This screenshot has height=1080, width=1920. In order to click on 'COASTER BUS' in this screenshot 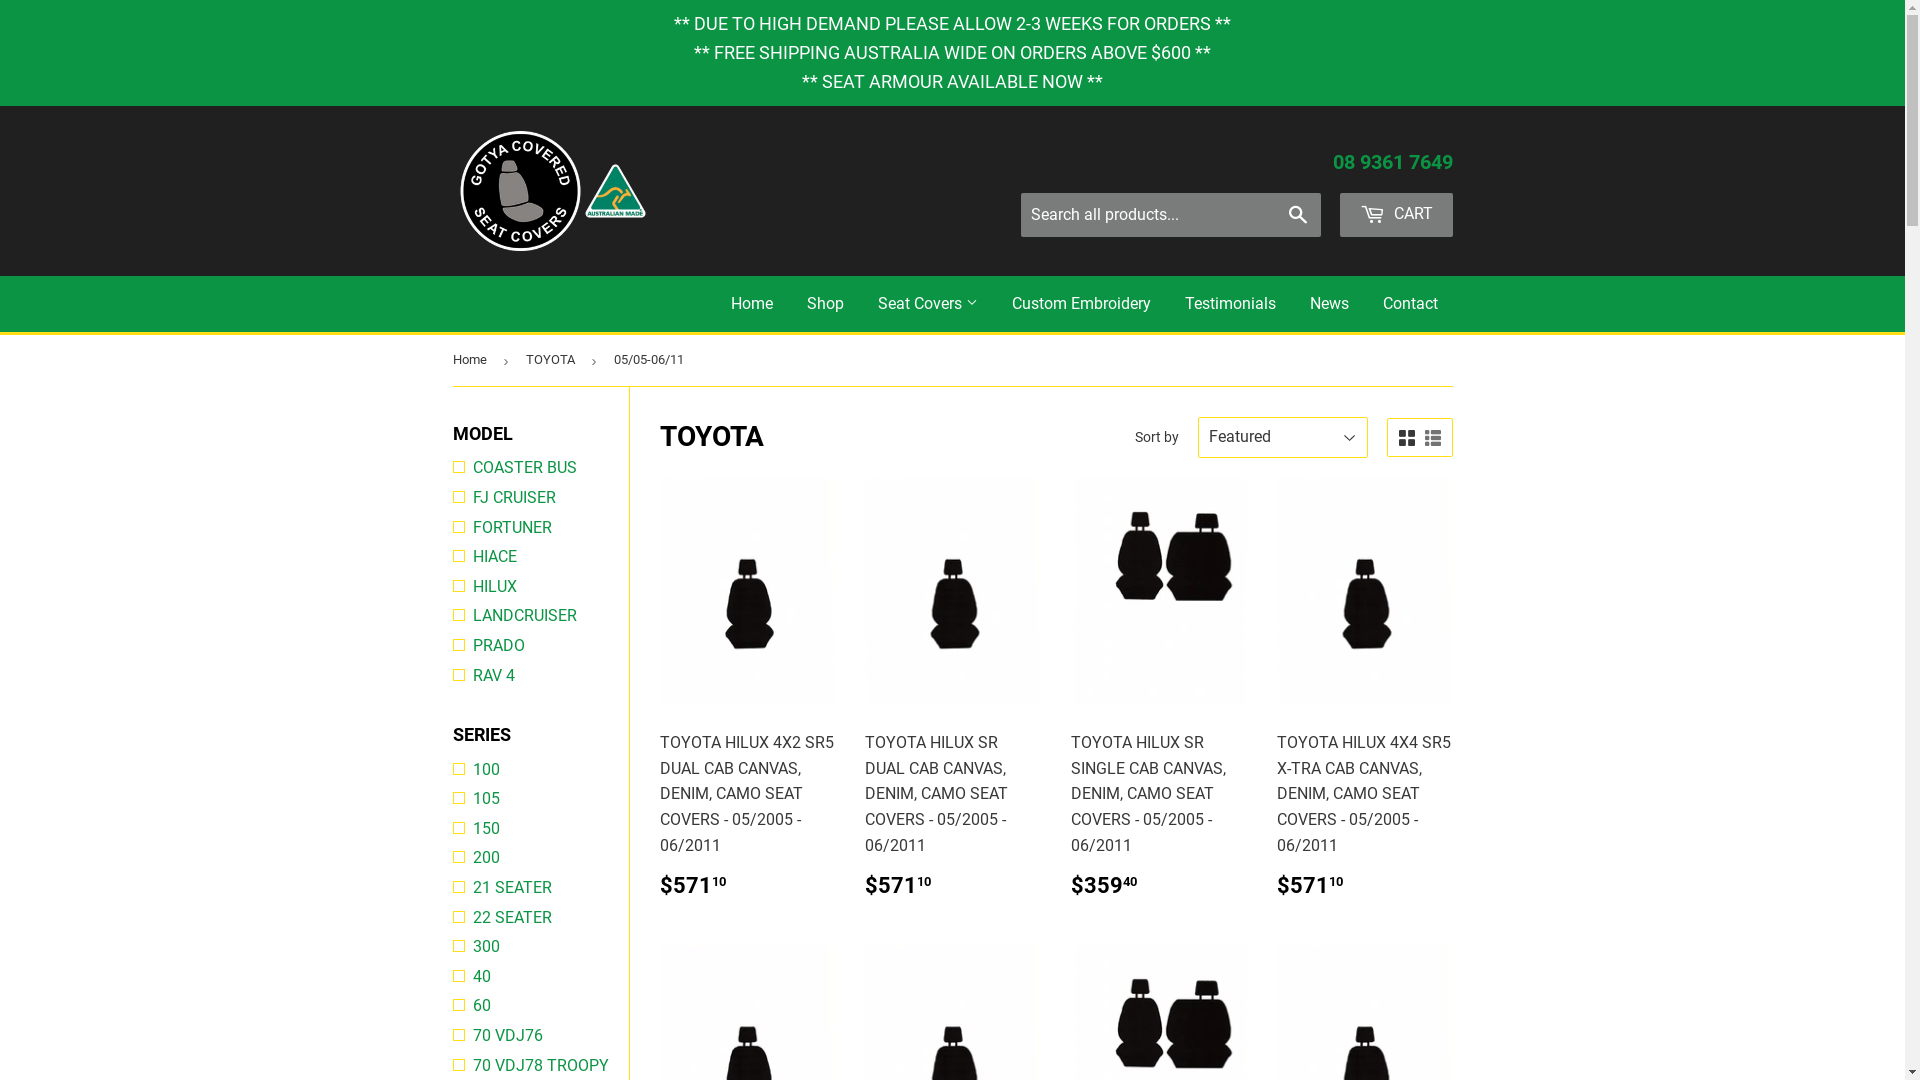, I will do `click(450, 467)`.